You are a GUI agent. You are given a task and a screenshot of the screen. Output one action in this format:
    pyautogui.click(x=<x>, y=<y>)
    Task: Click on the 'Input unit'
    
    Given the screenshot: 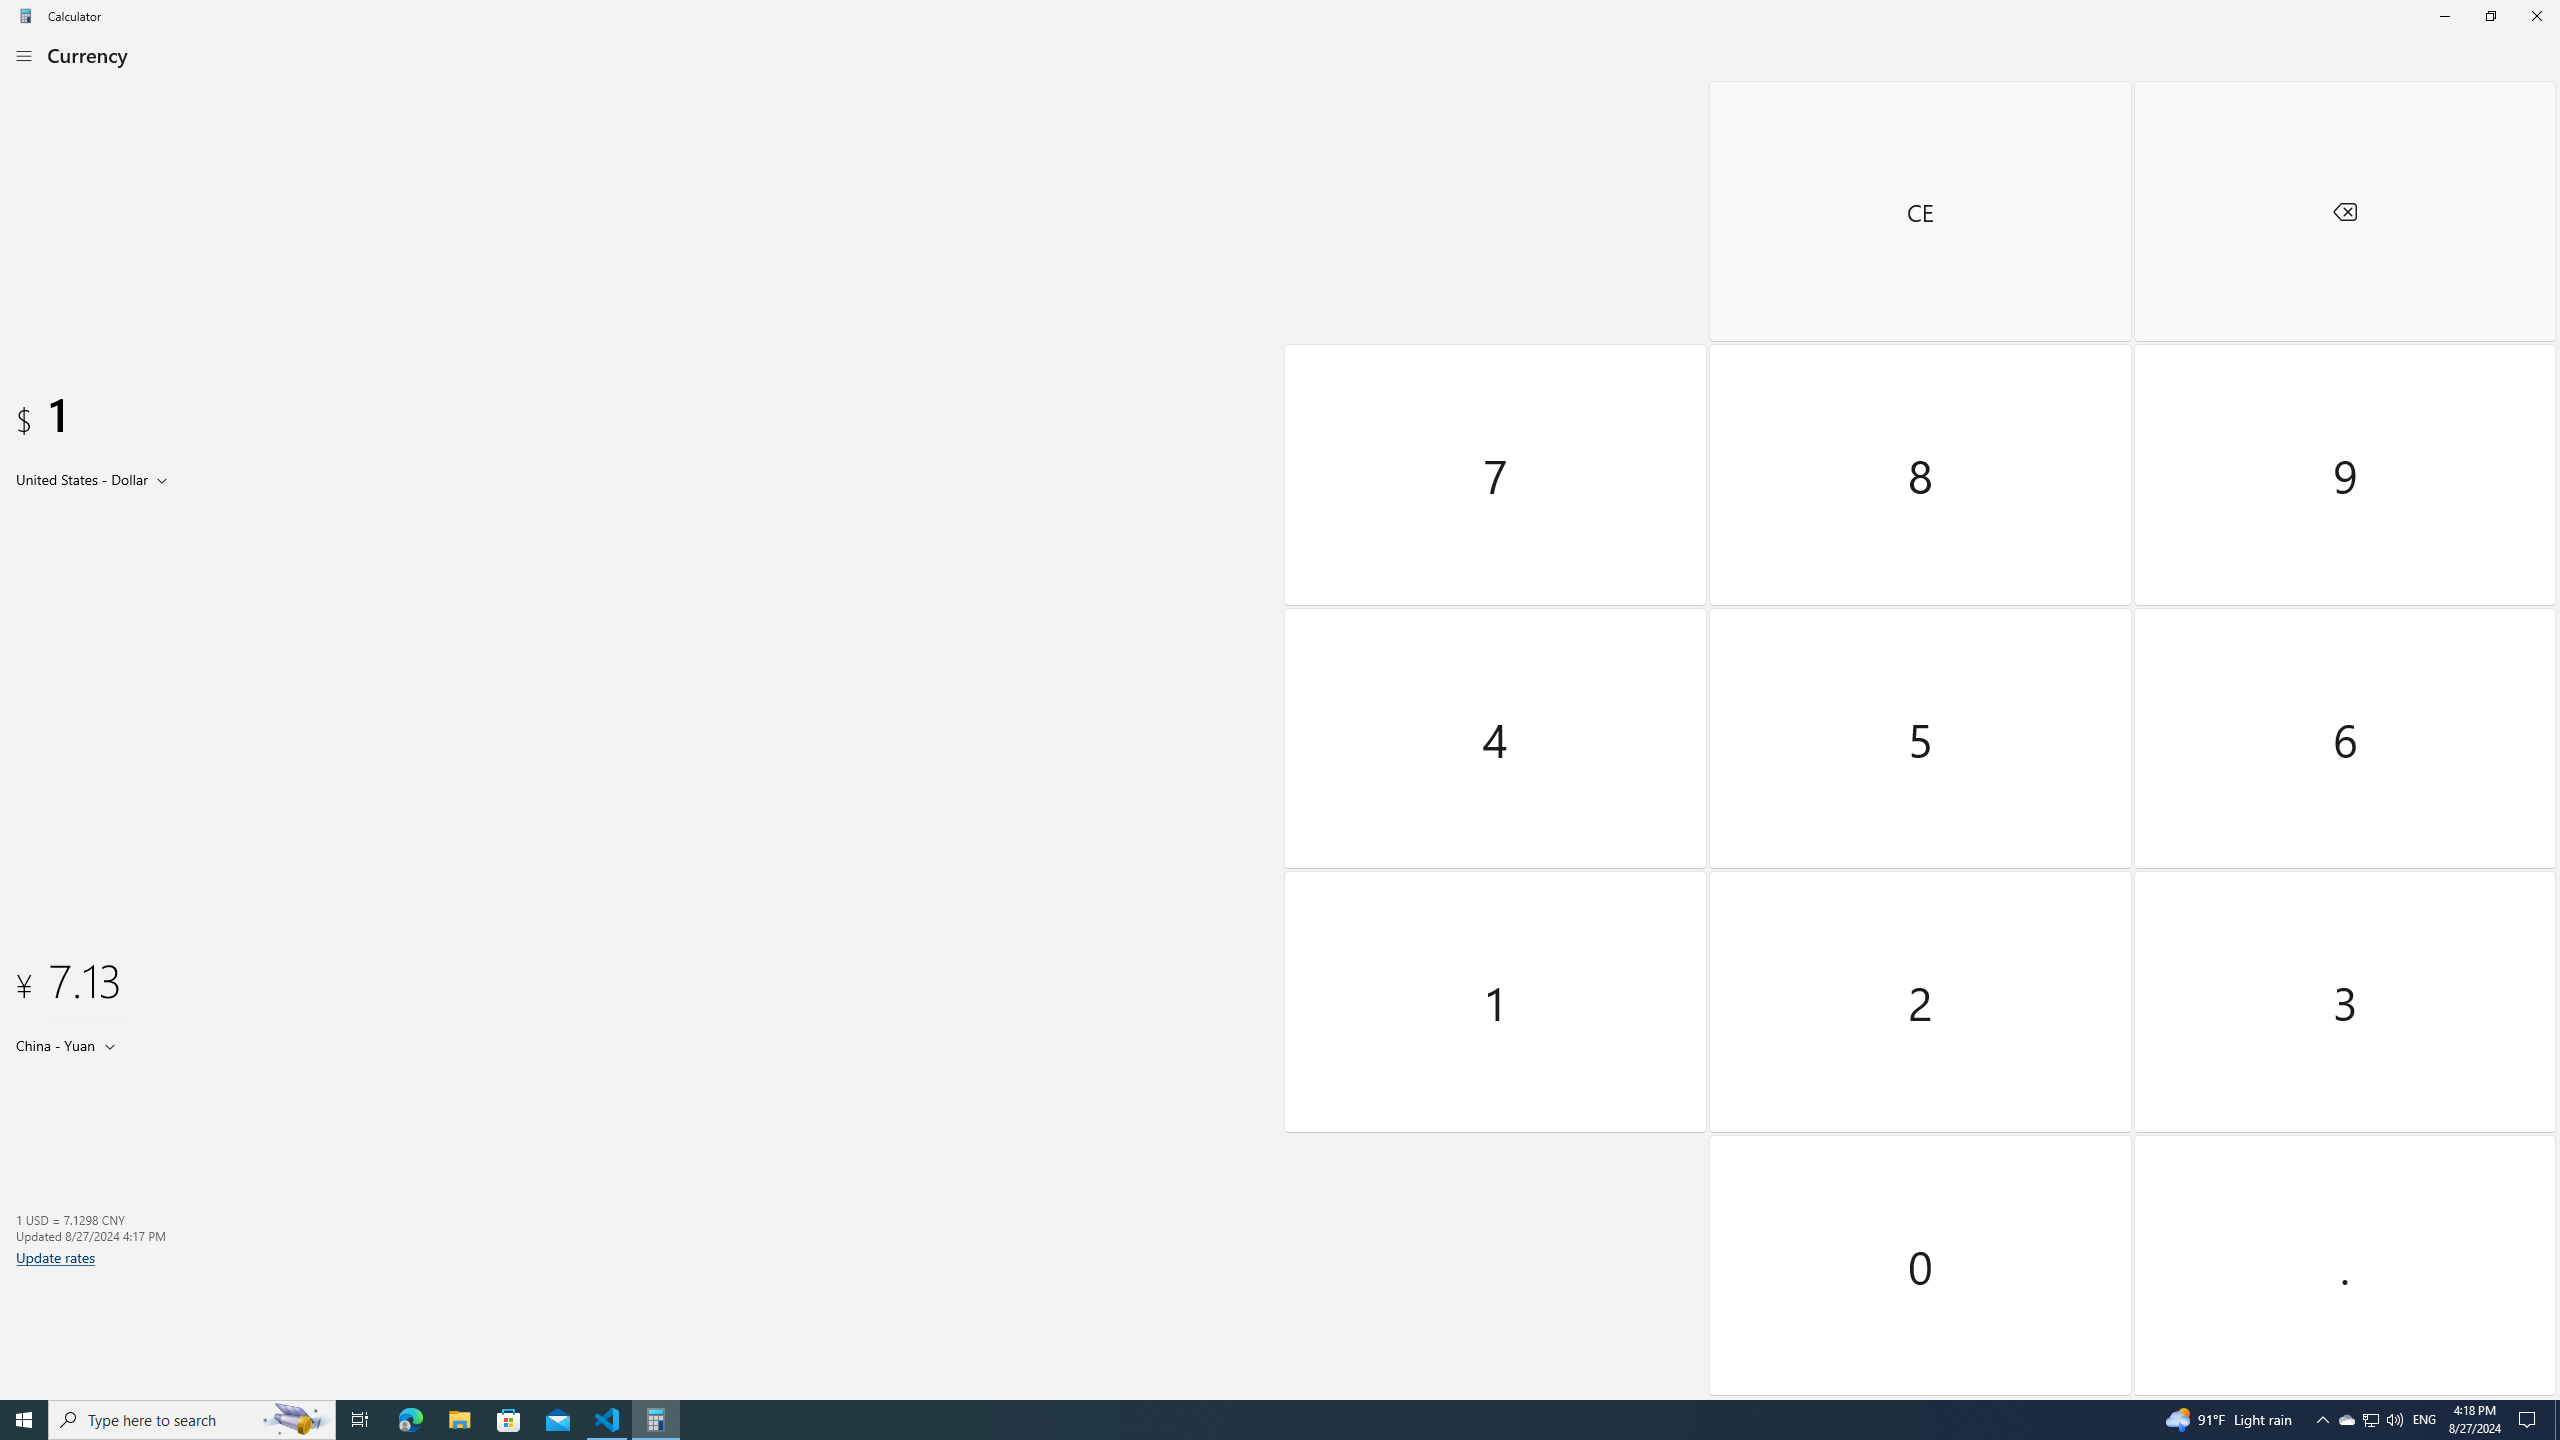 What is the action you would take?
    pyautogui.click(x=95, y=478)
    